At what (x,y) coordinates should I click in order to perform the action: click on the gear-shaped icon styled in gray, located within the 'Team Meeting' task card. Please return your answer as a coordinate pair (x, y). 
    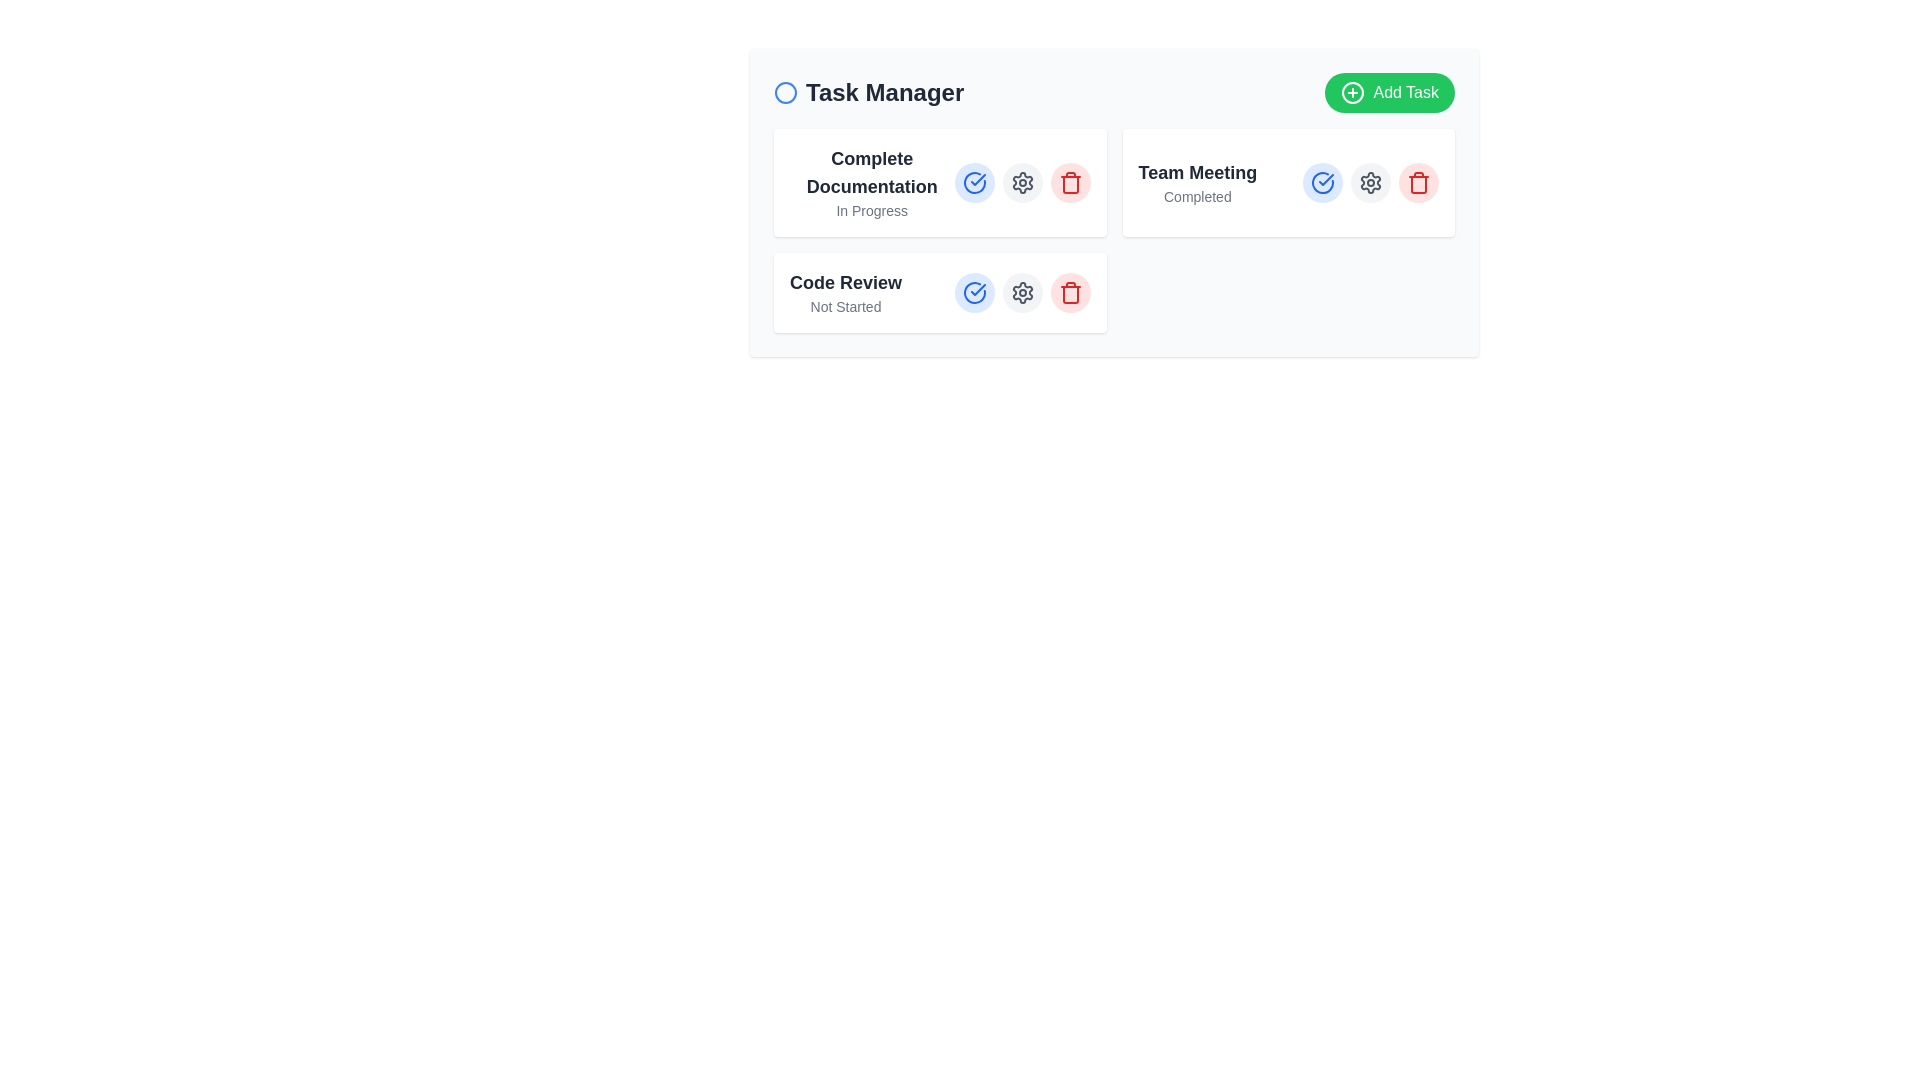
    Looking at the image, I should click on (1370, 182).